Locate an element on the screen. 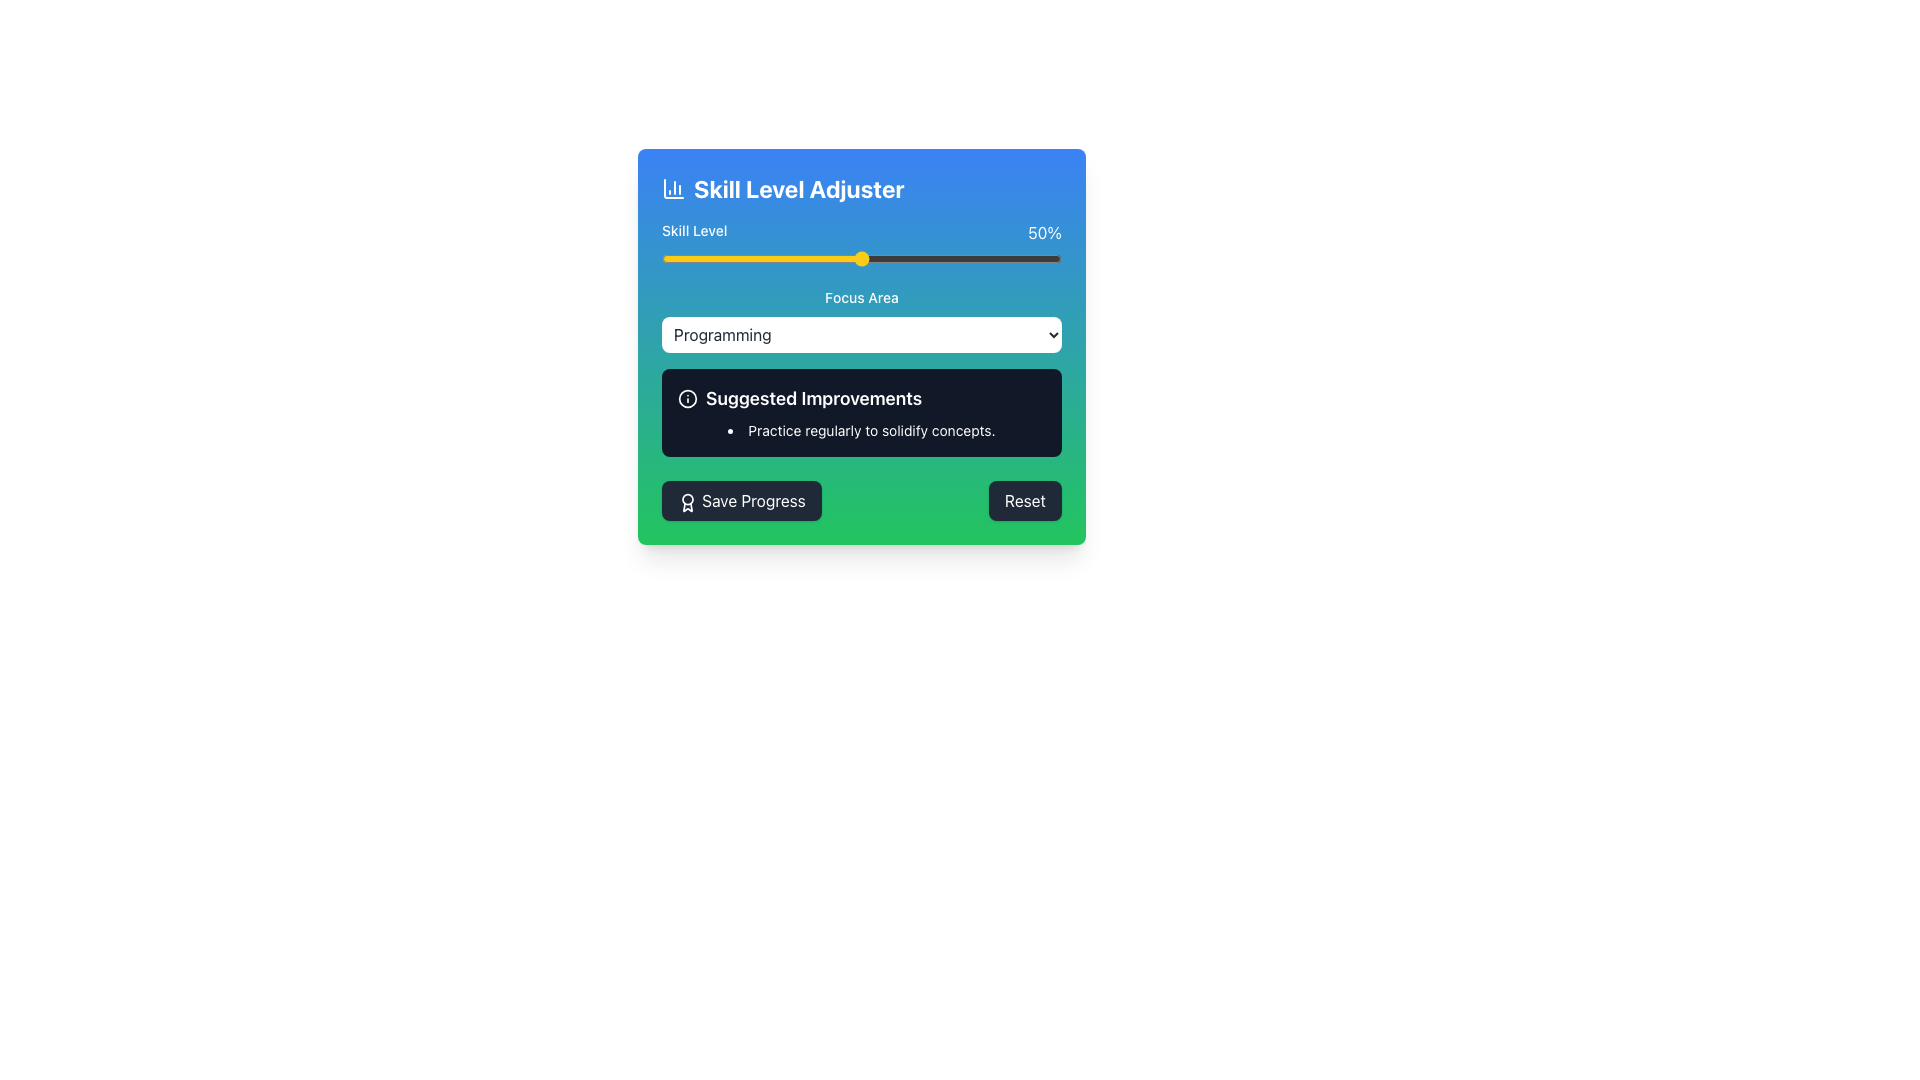  the slider is located at coordinates (905, 257).